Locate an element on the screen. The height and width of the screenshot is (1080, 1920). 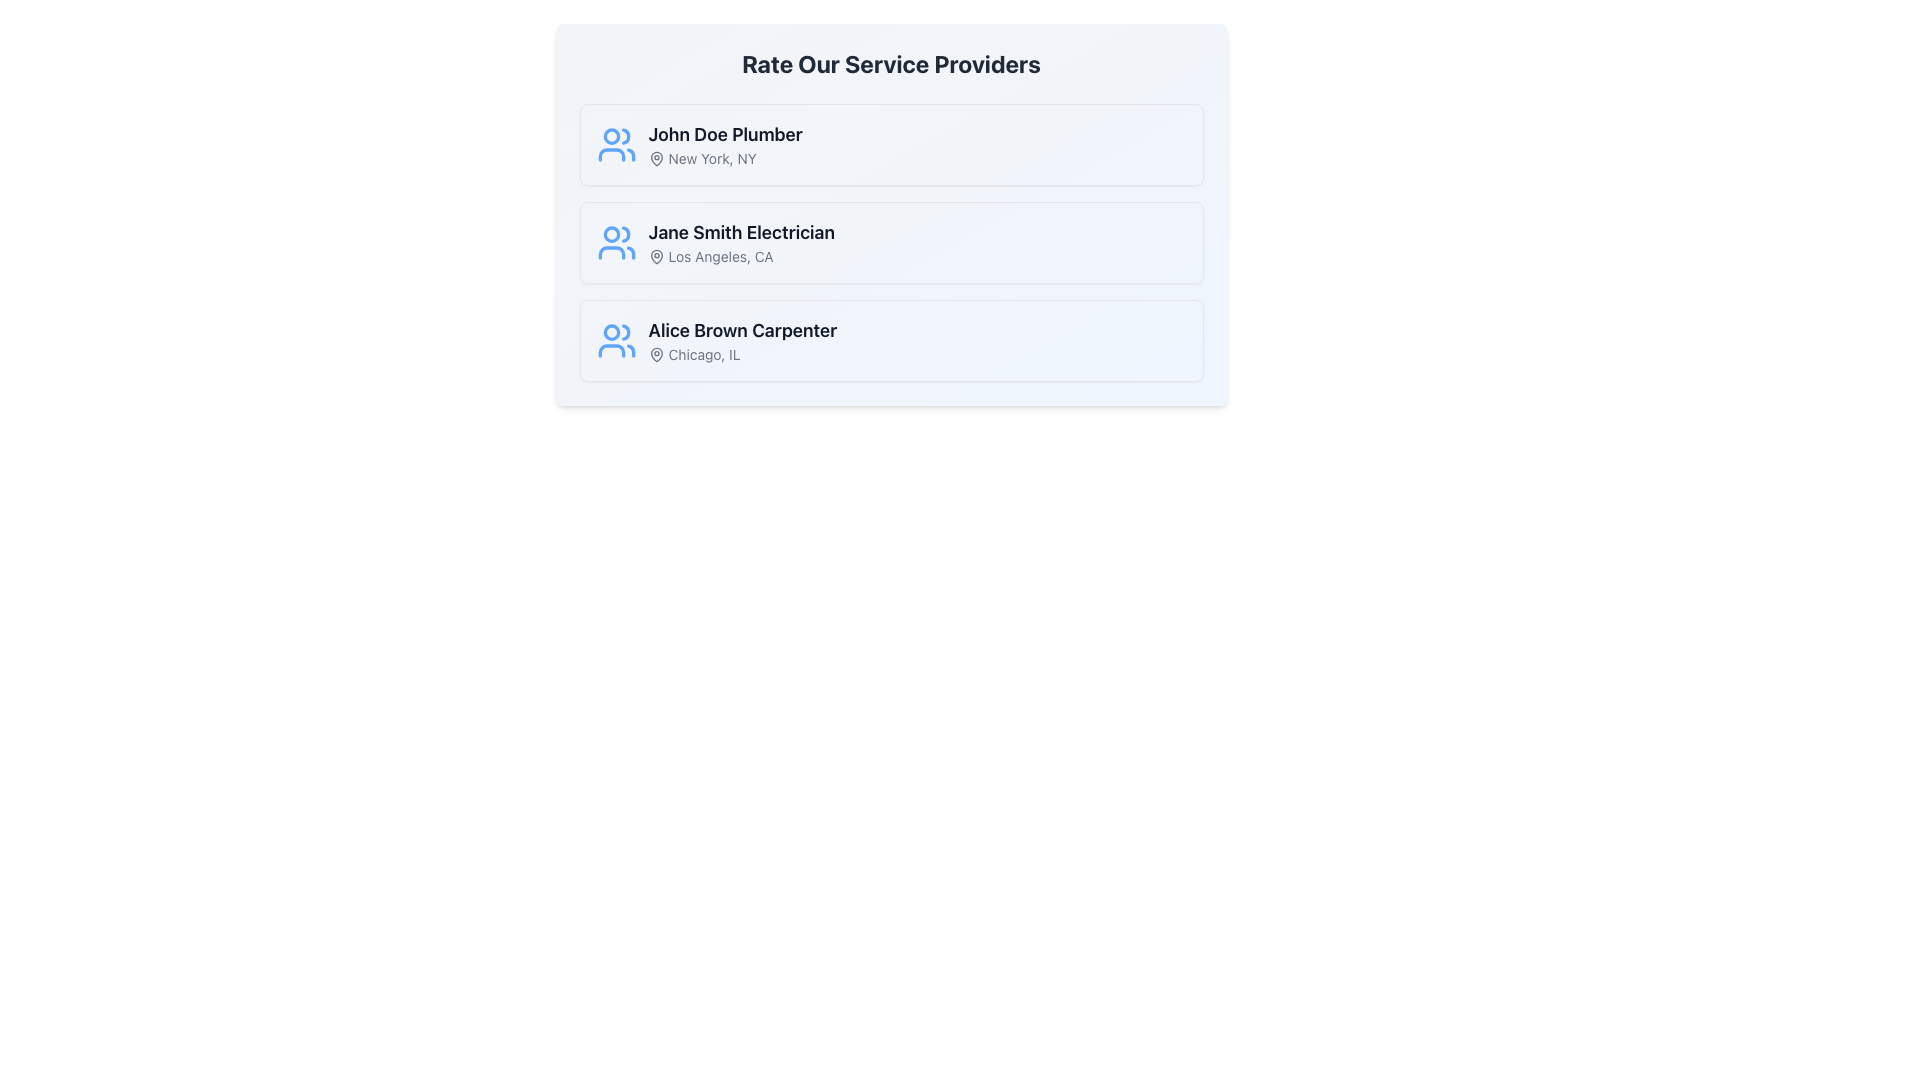
the static text label displaying the service provider name 'Alice Brown Carpenter', which is the last item in a list of providers, positioned above 'Chicago, IL' and next to a map pin icon is located at coordinates (741, 330).